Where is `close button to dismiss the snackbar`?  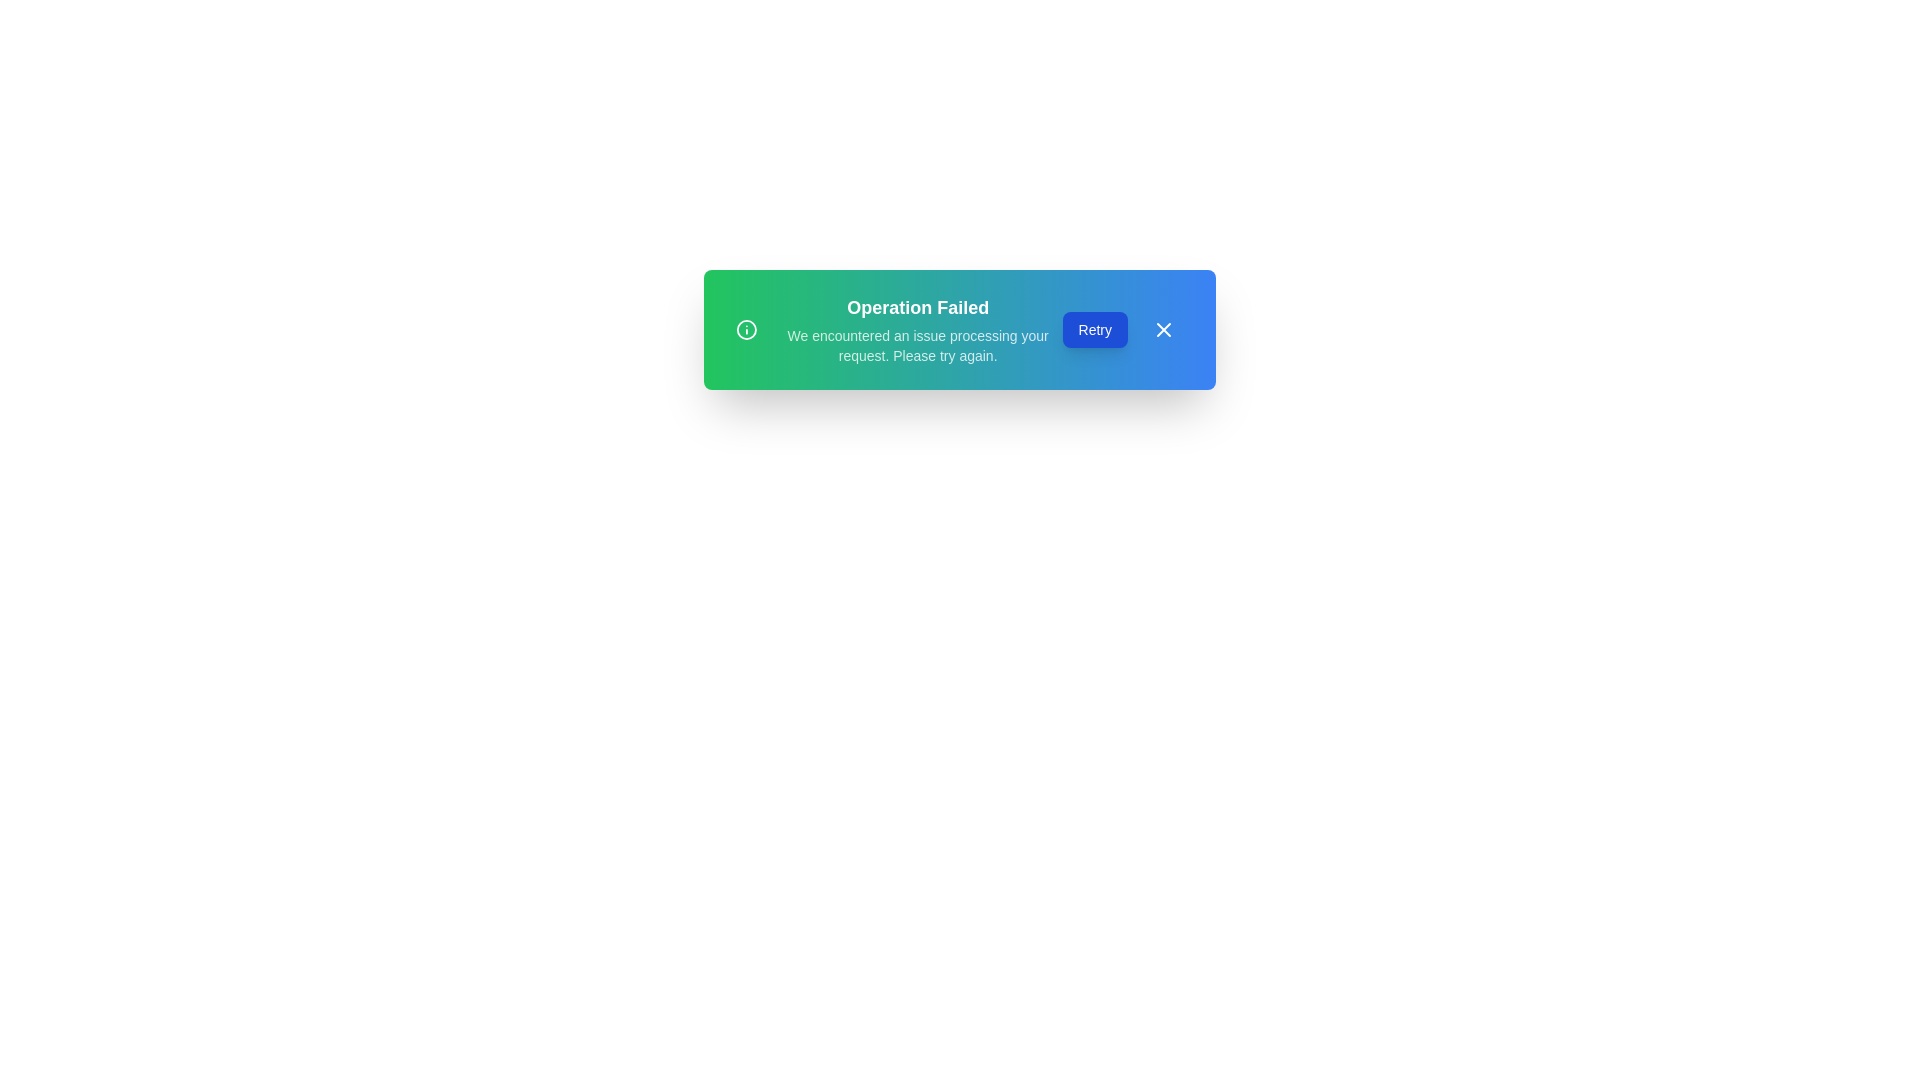 close button to dismiss the snackbar is located at coordinates (1163, 329).